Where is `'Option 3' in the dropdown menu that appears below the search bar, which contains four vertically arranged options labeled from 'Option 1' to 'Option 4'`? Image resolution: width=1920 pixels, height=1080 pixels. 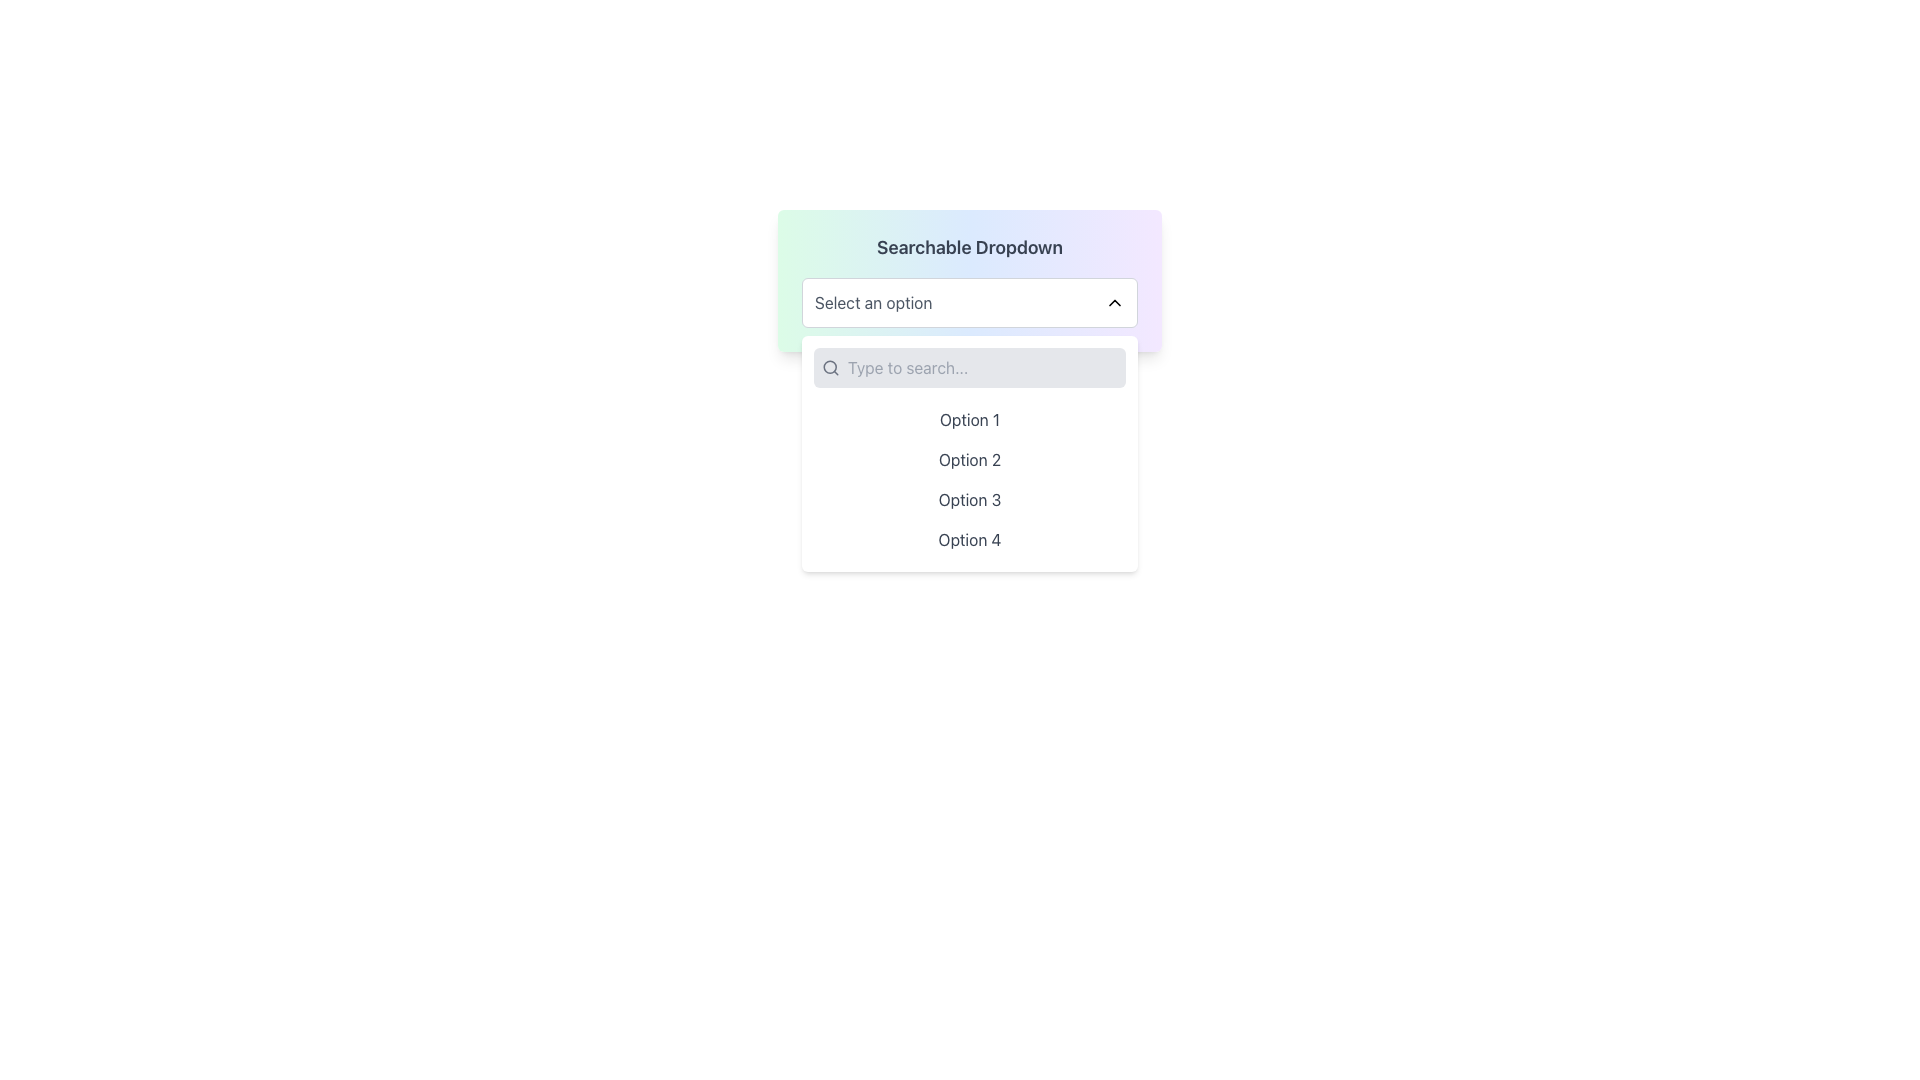
'Option 3' in the dropdown menu that appears below the search bar, which contains four vertically arranged options labeled from 'Option 1' to 'Option 4' is located at coordinates (969, 479).